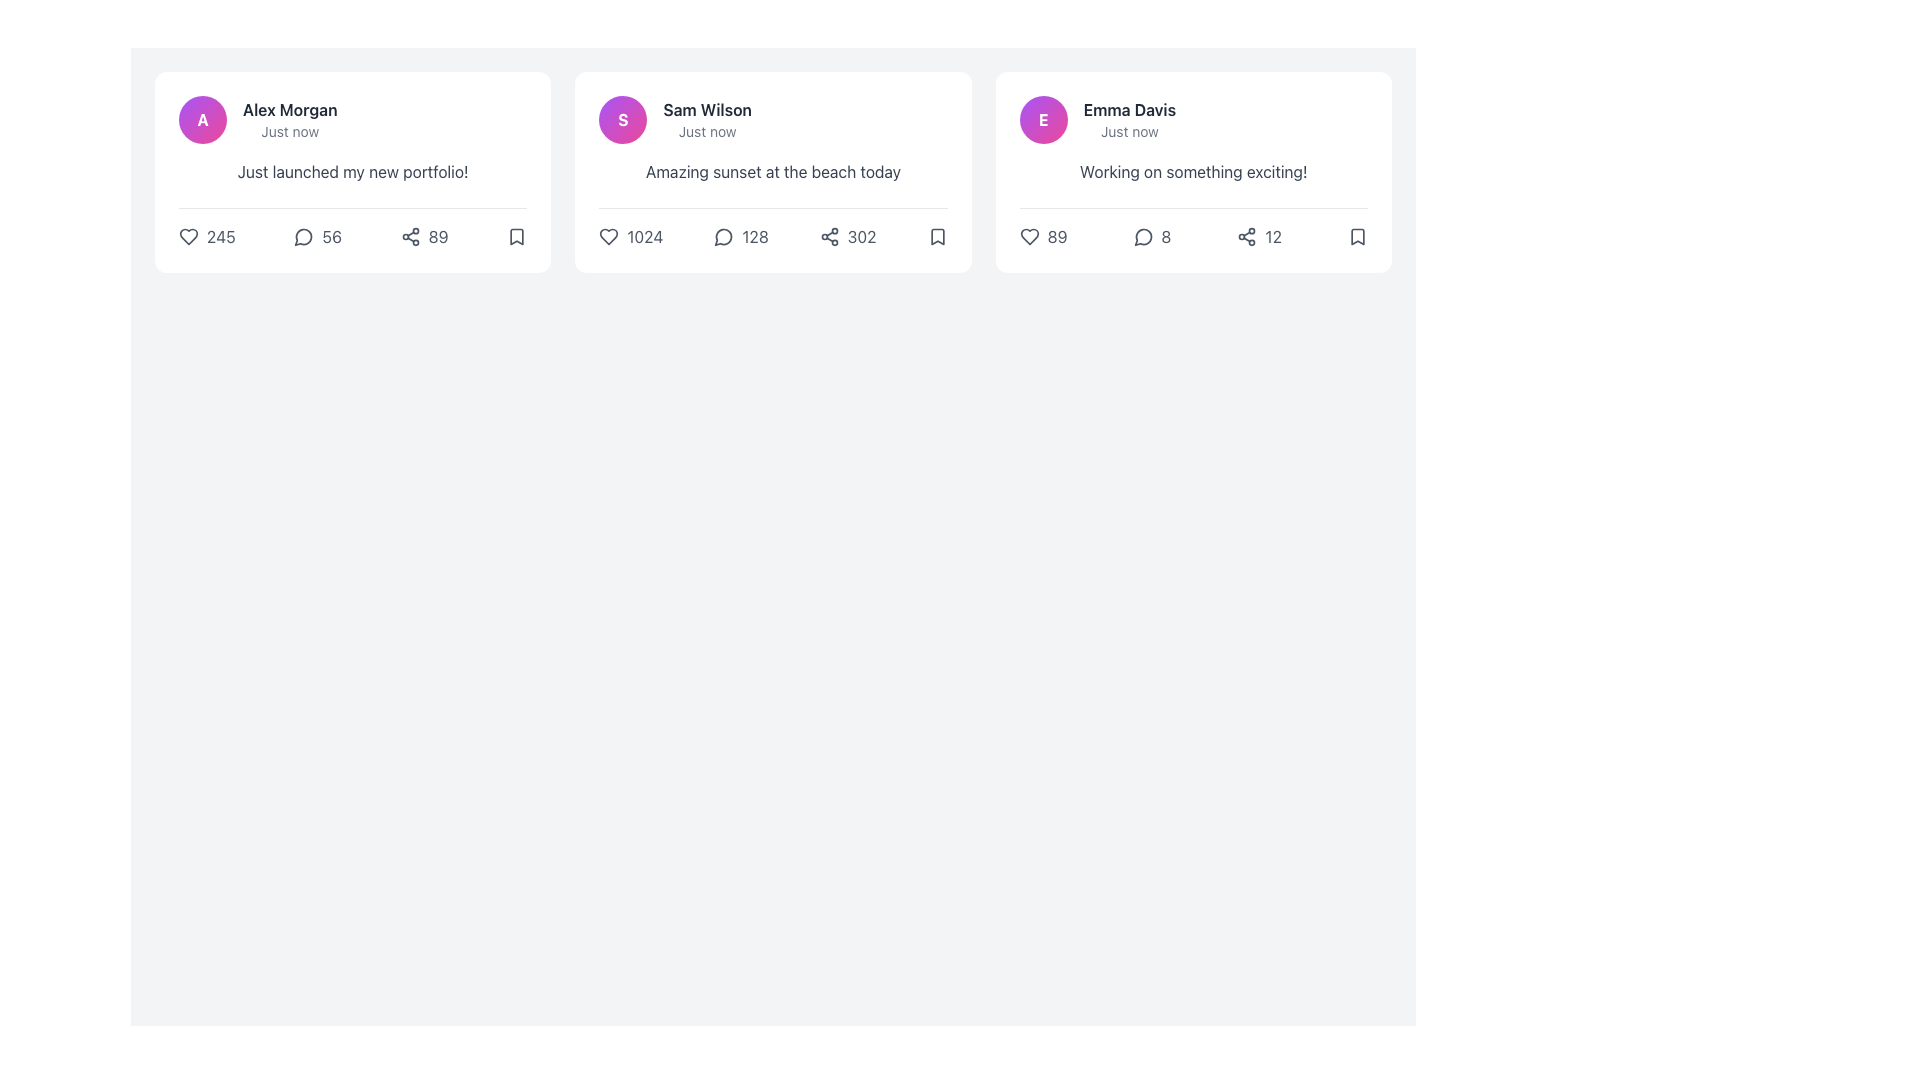 The height and width of the screenshot is (1080, 1920). I want to click on the circular avatar icon with a gradient color transitioning from purple to pink, which contains a white capital letter 'S' in bold font, to use it as the user identifier, so click(622, 119).